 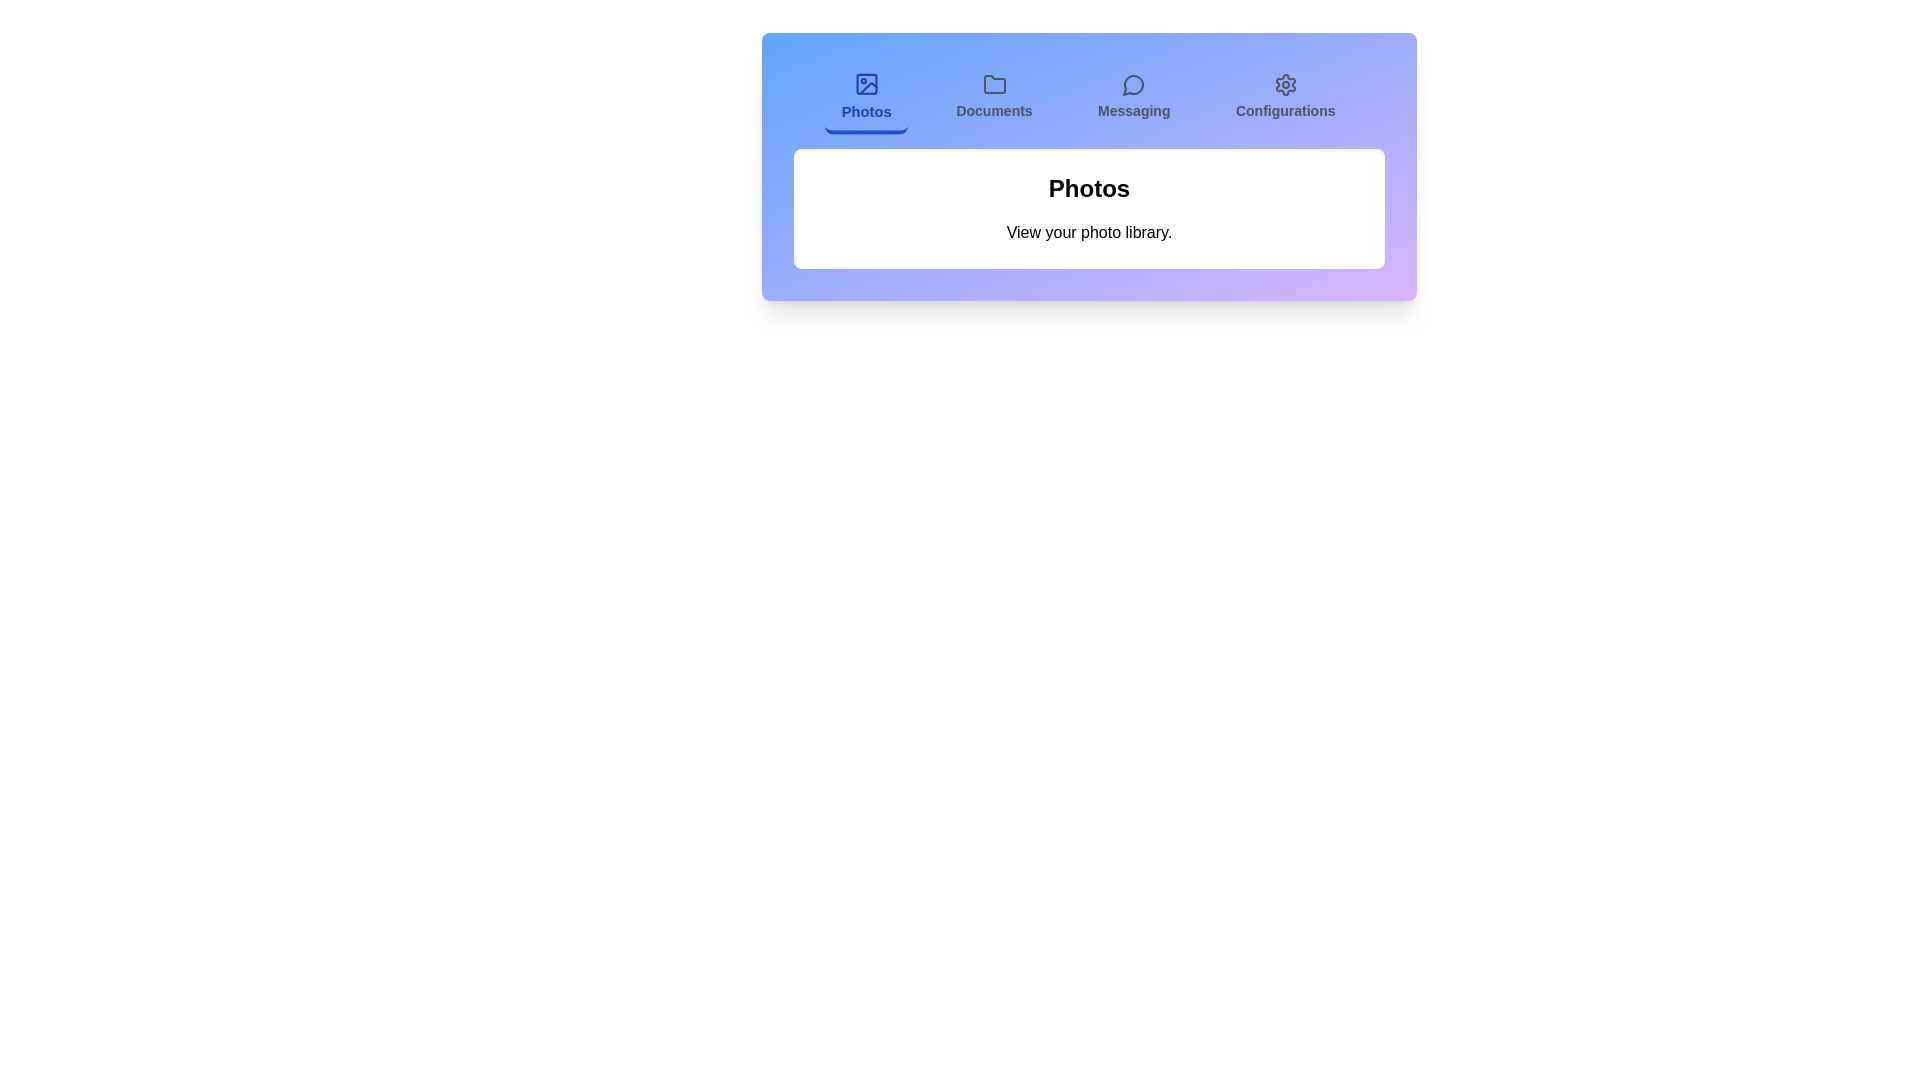 What do you see at coordinates (1285, 99) in the screenshot?
I see `the Configurations tab to view its content` at bounding box center [1285, 99].